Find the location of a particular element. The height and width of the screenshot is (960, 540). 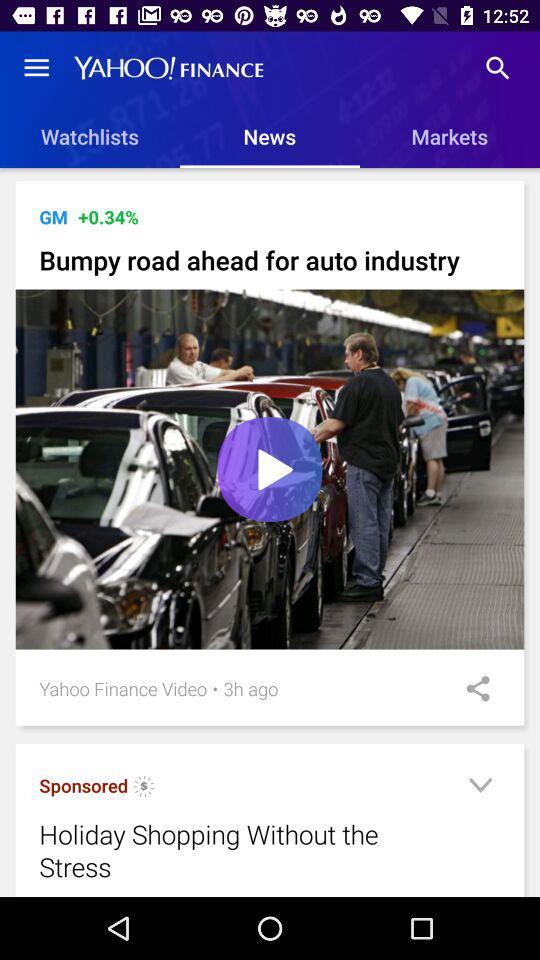

the icon to the right of the gm icon is located at coordinates (108, 217).